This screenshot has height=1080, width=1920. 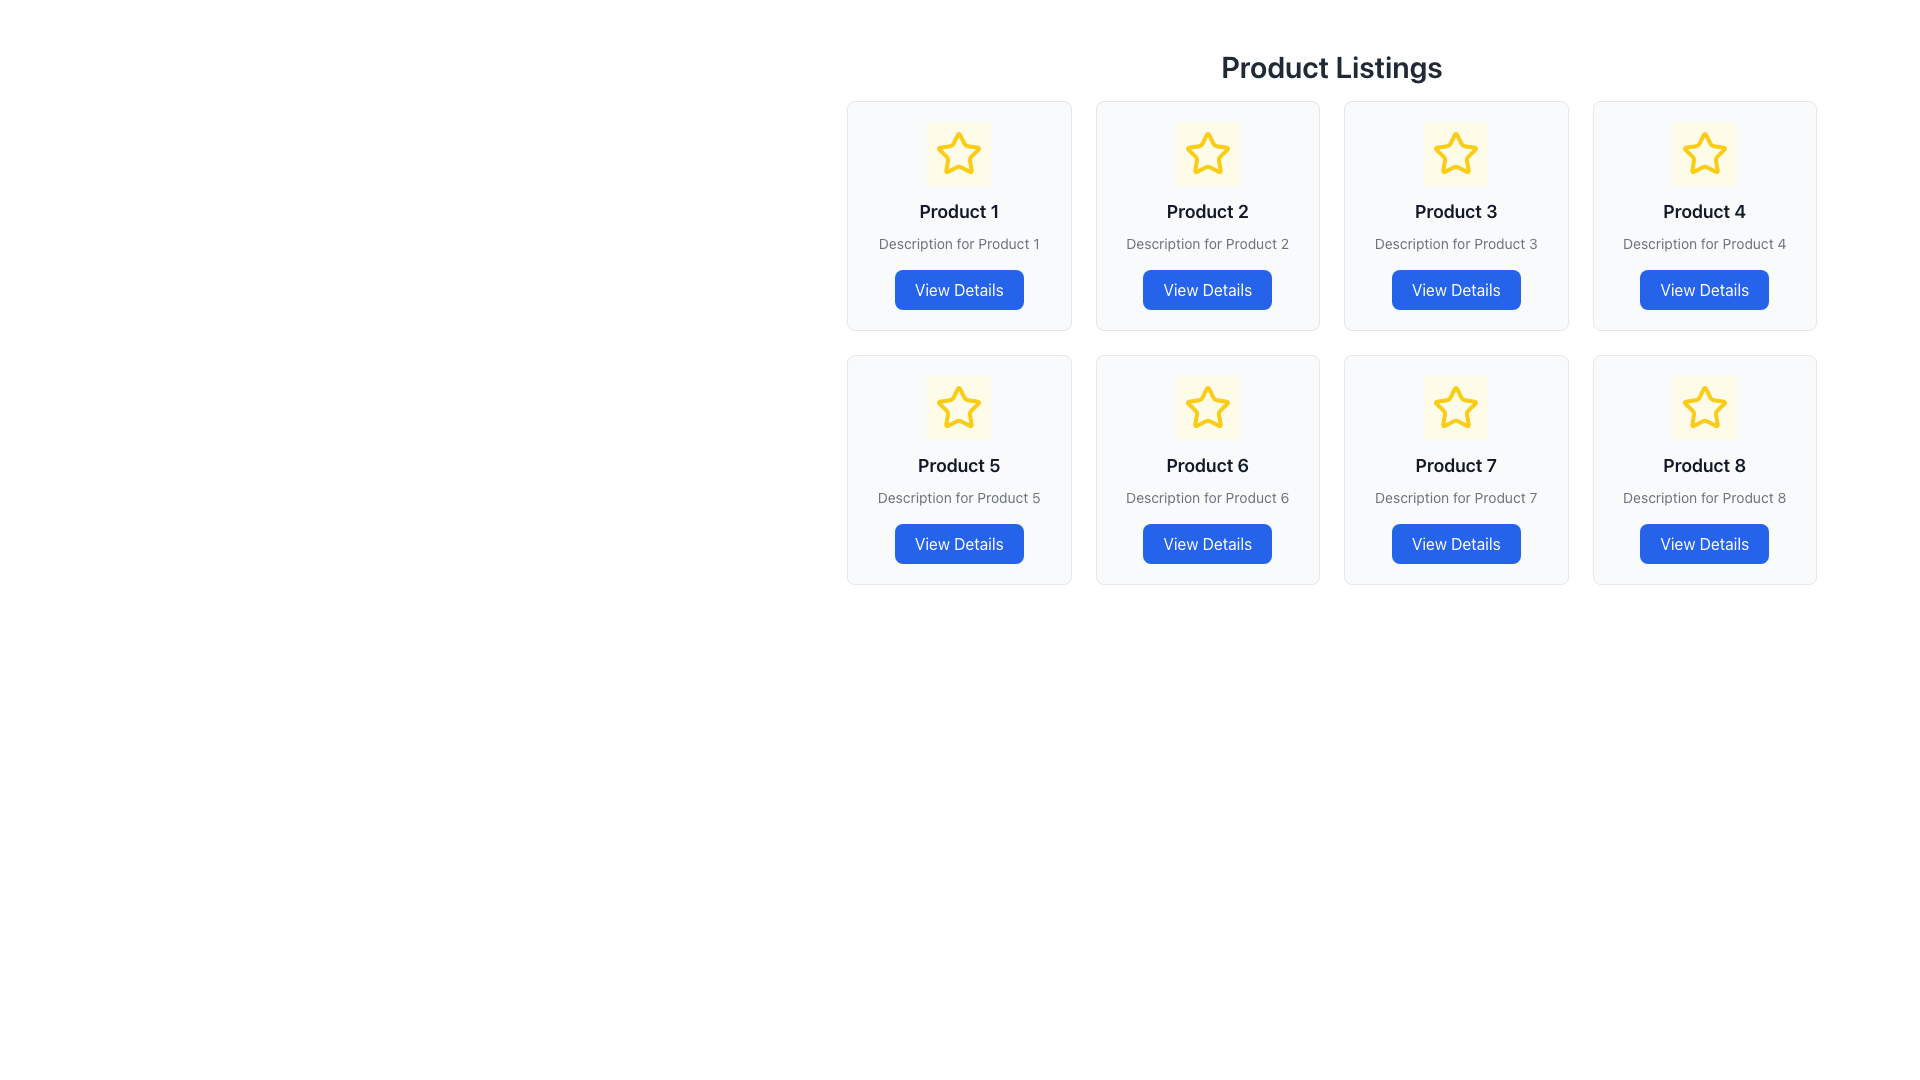 I want to click on the star icon in the 'Product 6' card to interact and trigger the product feature, so click(x=1206, y=407).